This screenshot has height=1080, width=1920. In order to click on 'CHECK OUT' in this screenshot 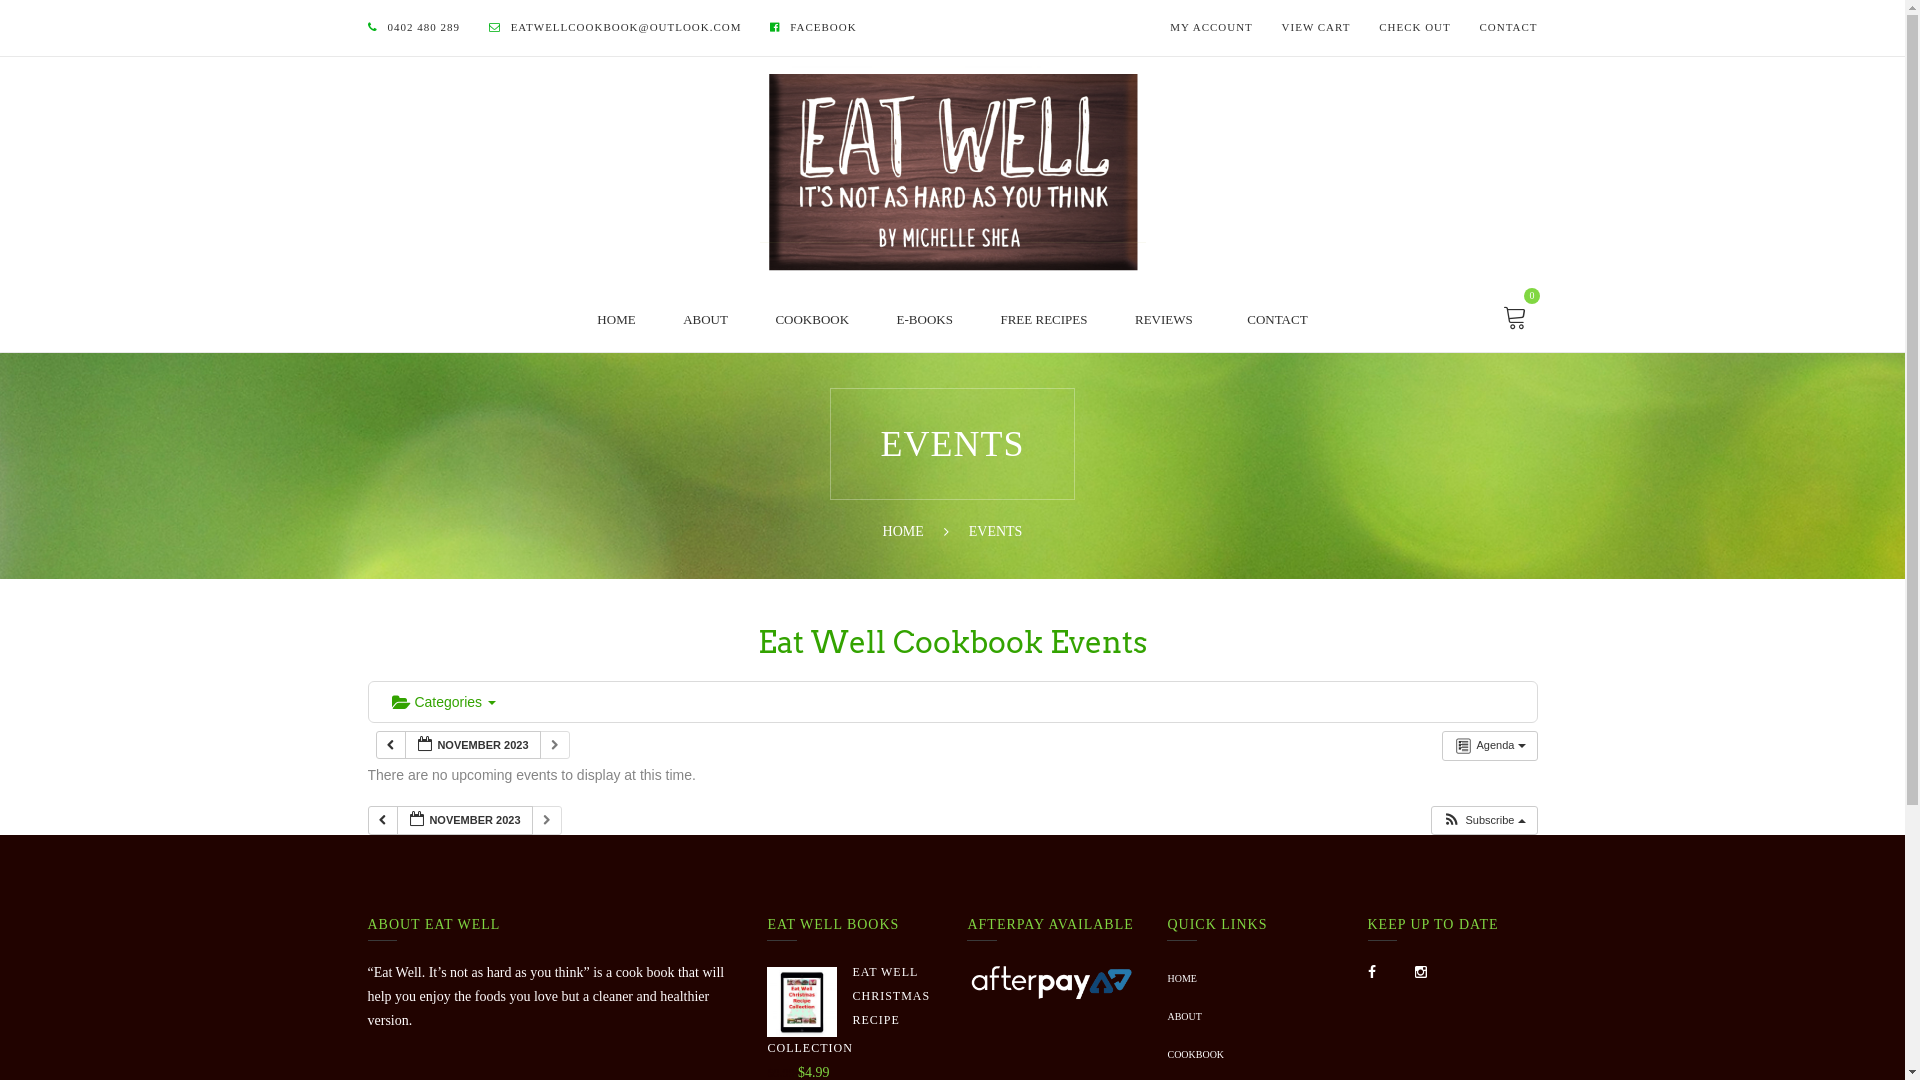, I will do `click(1414, 27)`.